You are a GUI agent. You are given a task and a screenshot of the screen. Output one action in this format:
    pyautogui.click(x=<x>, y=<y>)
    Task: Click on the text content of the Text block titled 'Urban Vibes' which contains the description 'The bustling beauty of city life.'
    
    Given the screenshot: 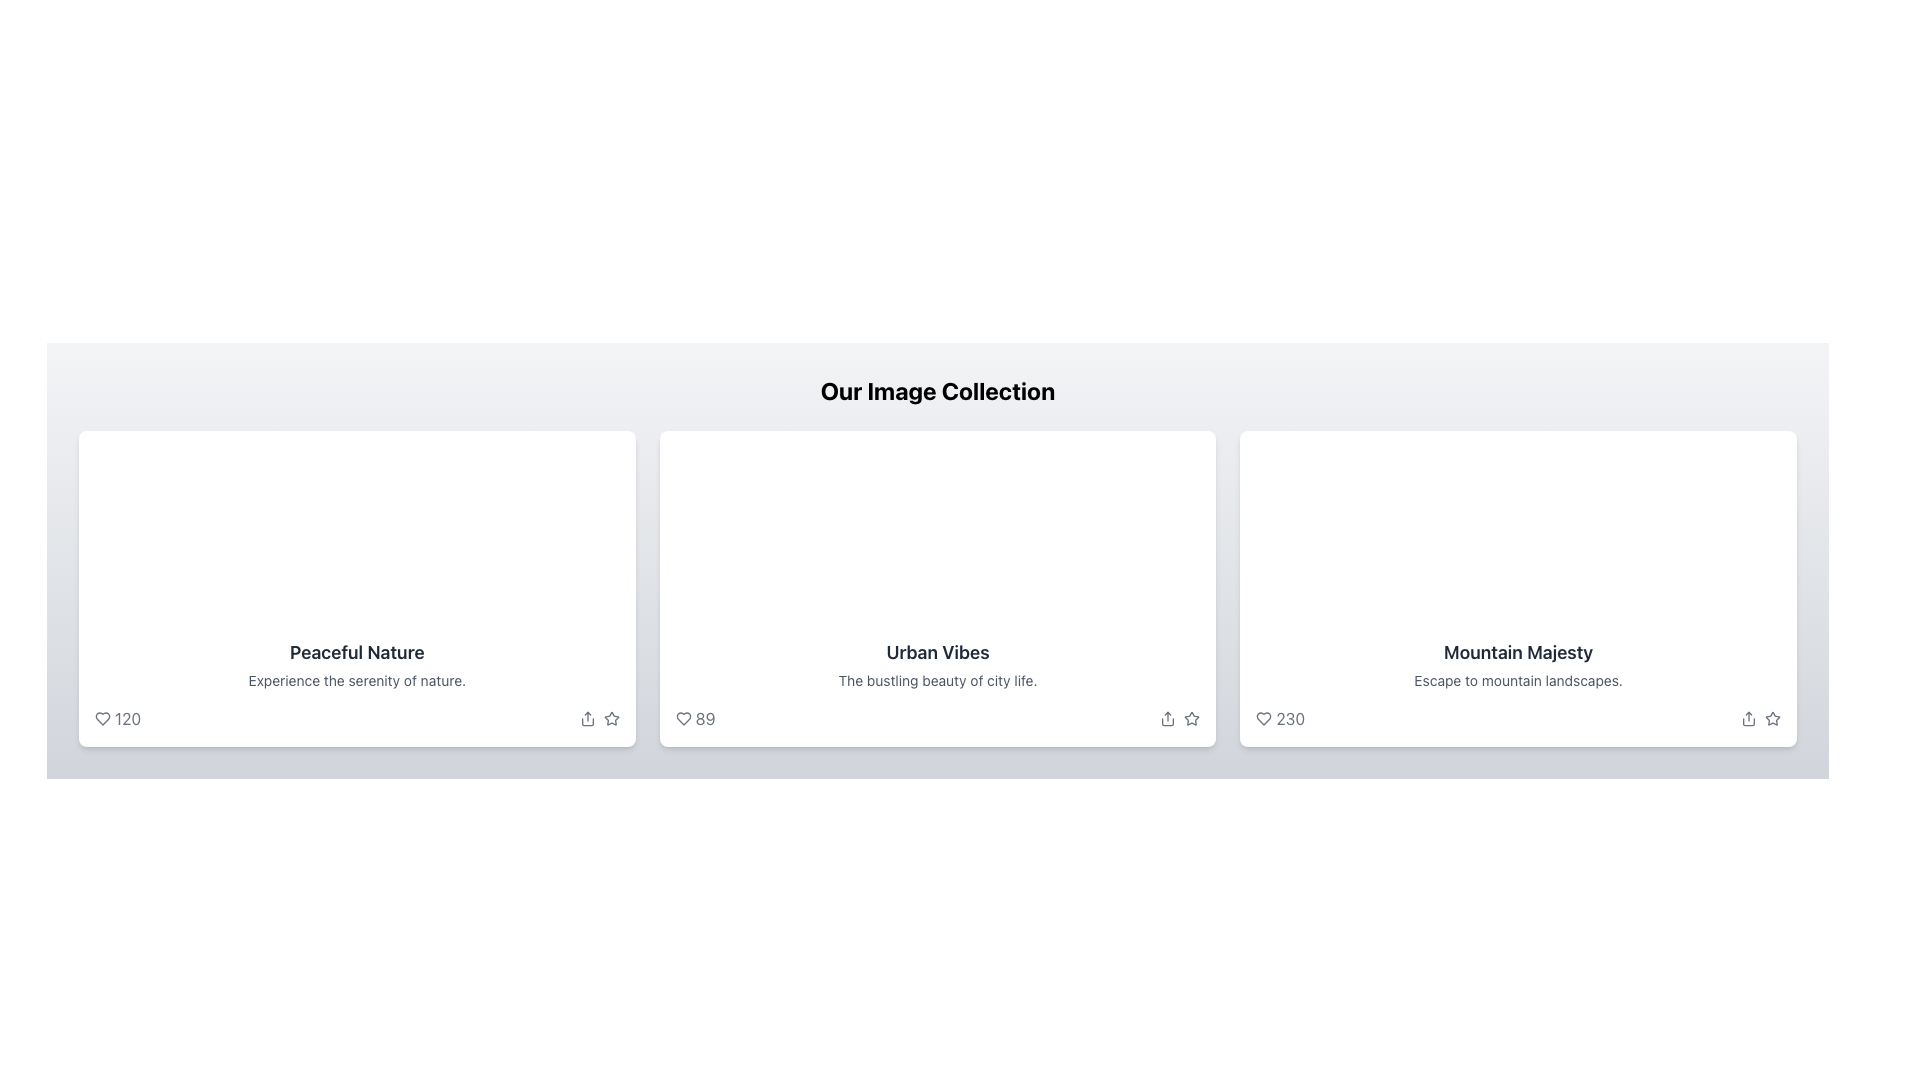 What is the action you would take?
    pyautogui.click(x=936, y=684)
    